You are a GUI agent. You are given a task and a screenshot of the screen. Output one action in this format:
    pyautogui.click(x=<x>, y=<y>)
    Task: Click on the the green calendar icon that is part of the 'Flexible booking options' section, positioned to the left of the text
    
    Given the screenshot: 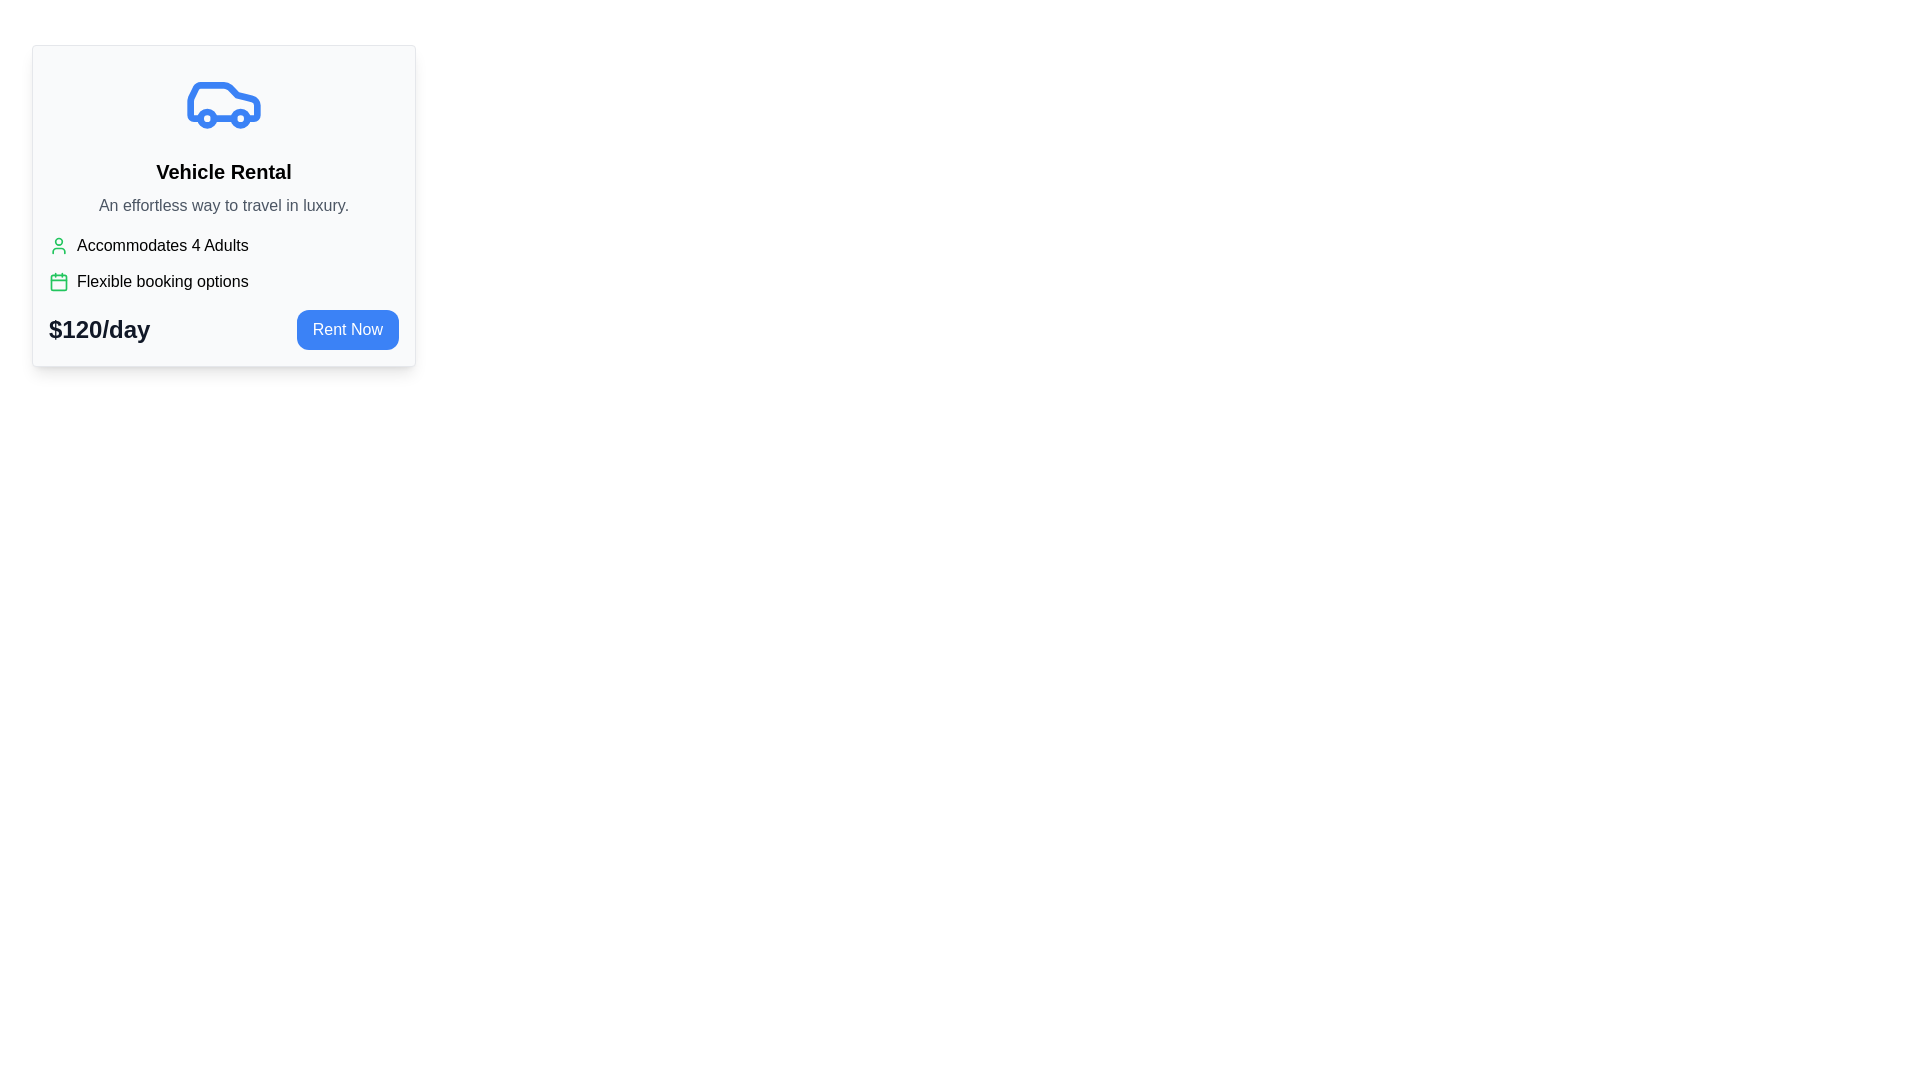 What is the action you would take?
    pyautogui.click(x=58, y=281)
    